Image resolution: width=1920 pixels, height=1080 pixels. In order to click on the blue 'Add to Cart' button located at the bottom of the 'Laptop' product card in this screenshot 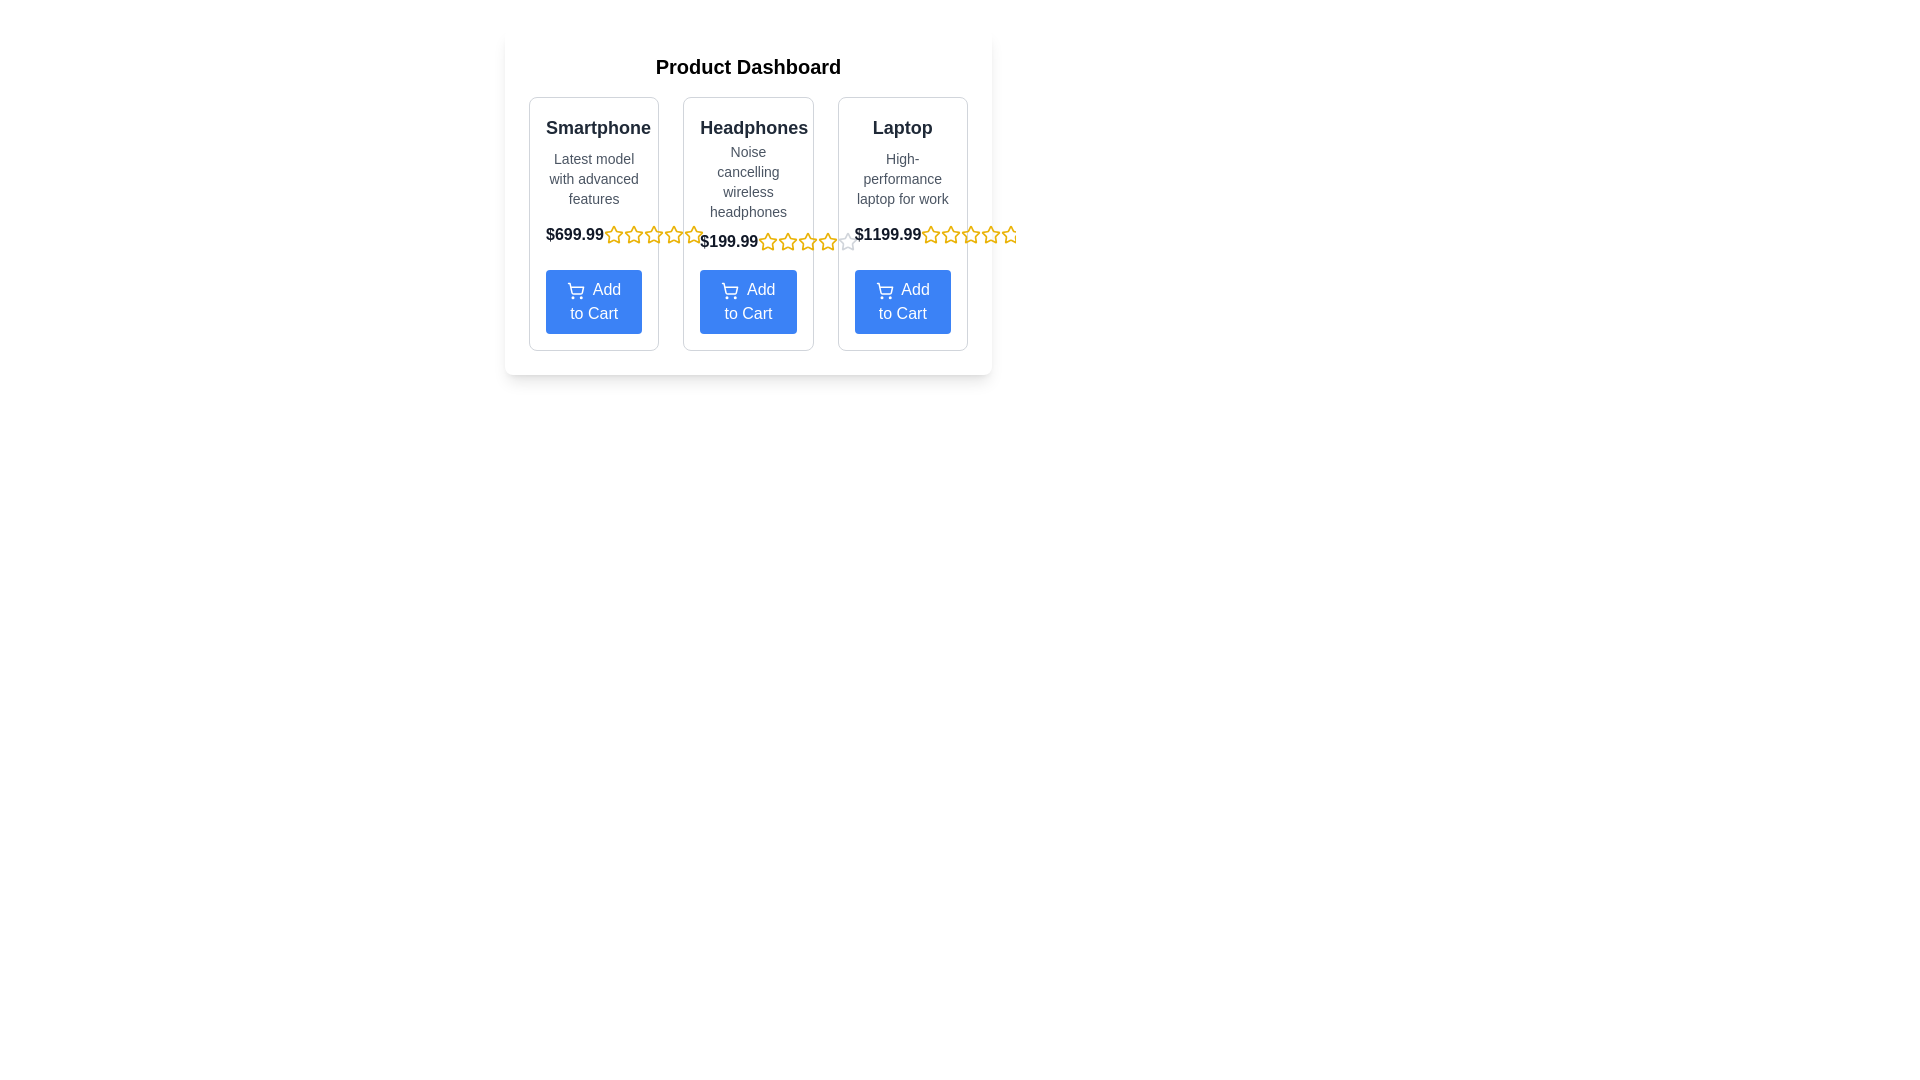, I will do `click(901, 301)`.